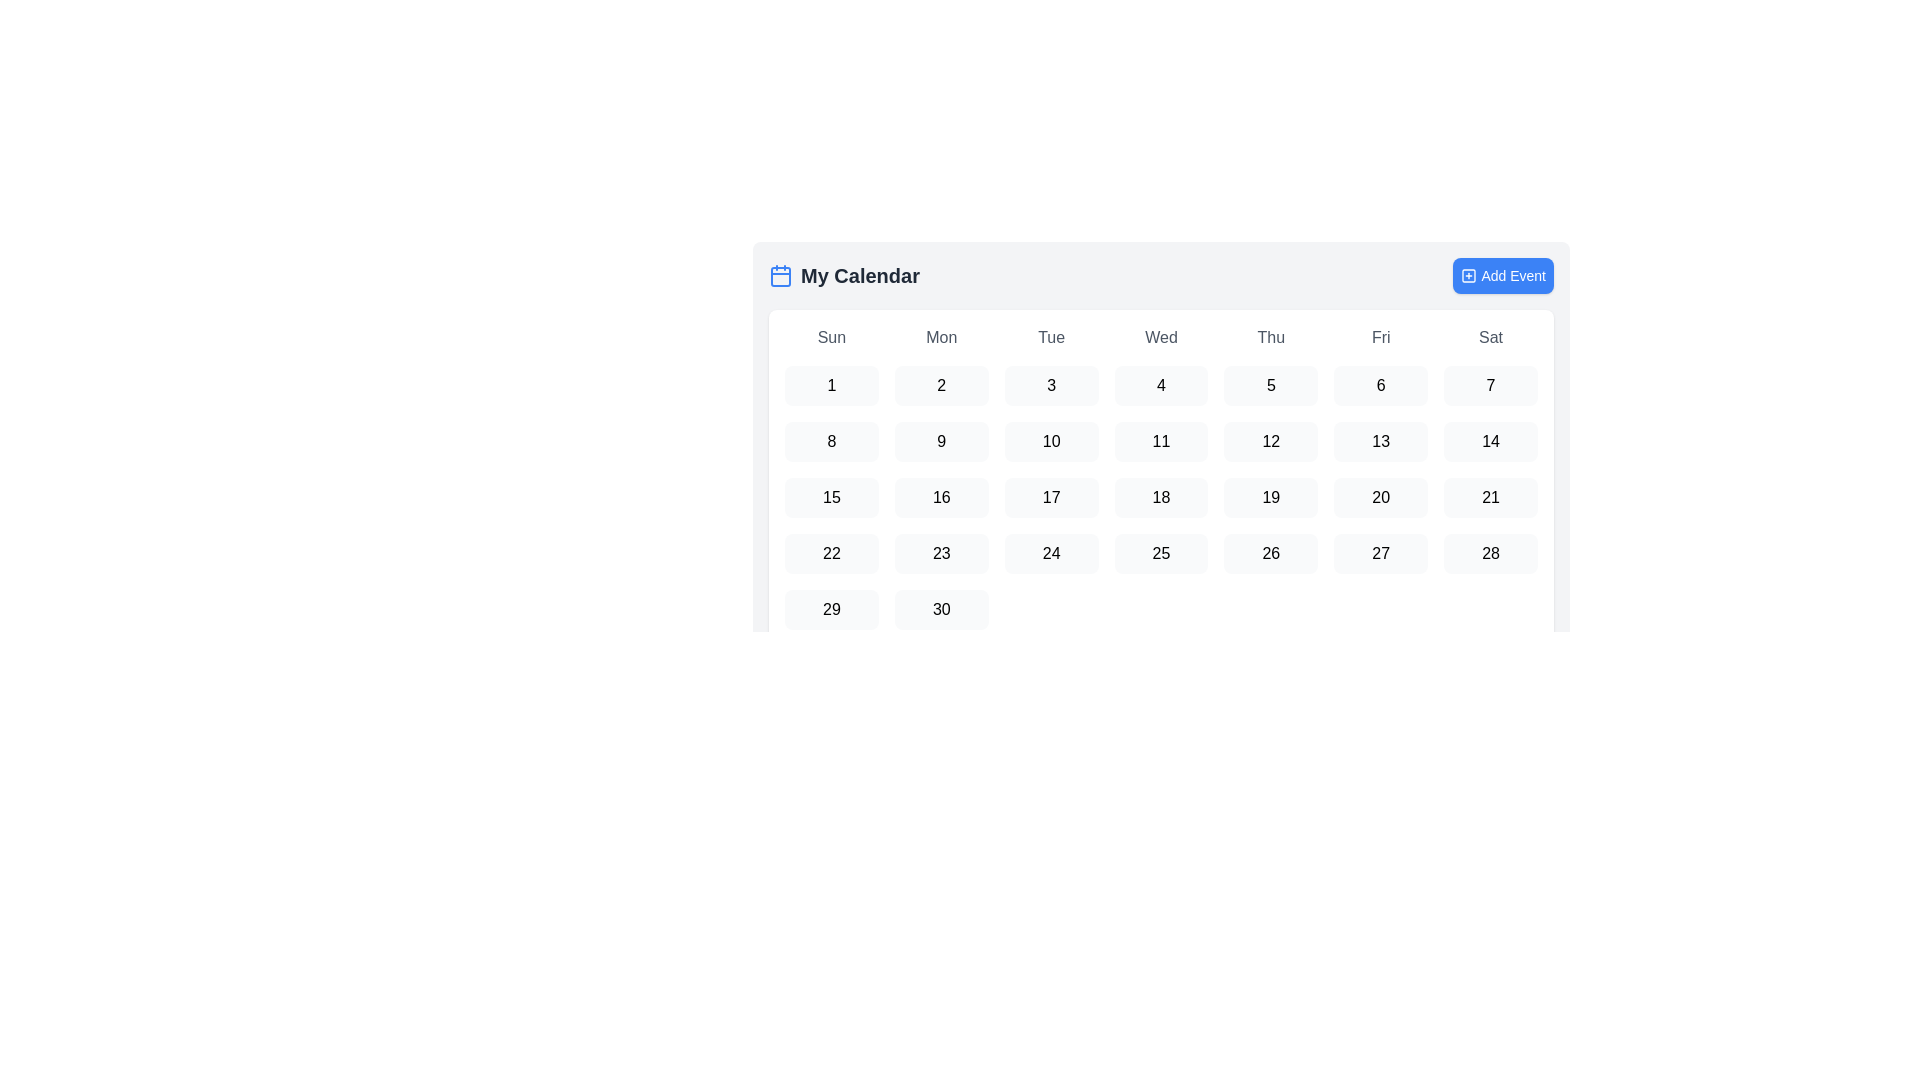 Image resolution: width=1920 pixels, height=1080 pixels. What do you see at coordinates (1050, 441) in the screenshot?
I see `the date cell representing the 10th day of the month in the calendar grid titled 'My Calendar', located in the third column of the second row under the 'Tue' column header` at bounding box center [1050, 441].